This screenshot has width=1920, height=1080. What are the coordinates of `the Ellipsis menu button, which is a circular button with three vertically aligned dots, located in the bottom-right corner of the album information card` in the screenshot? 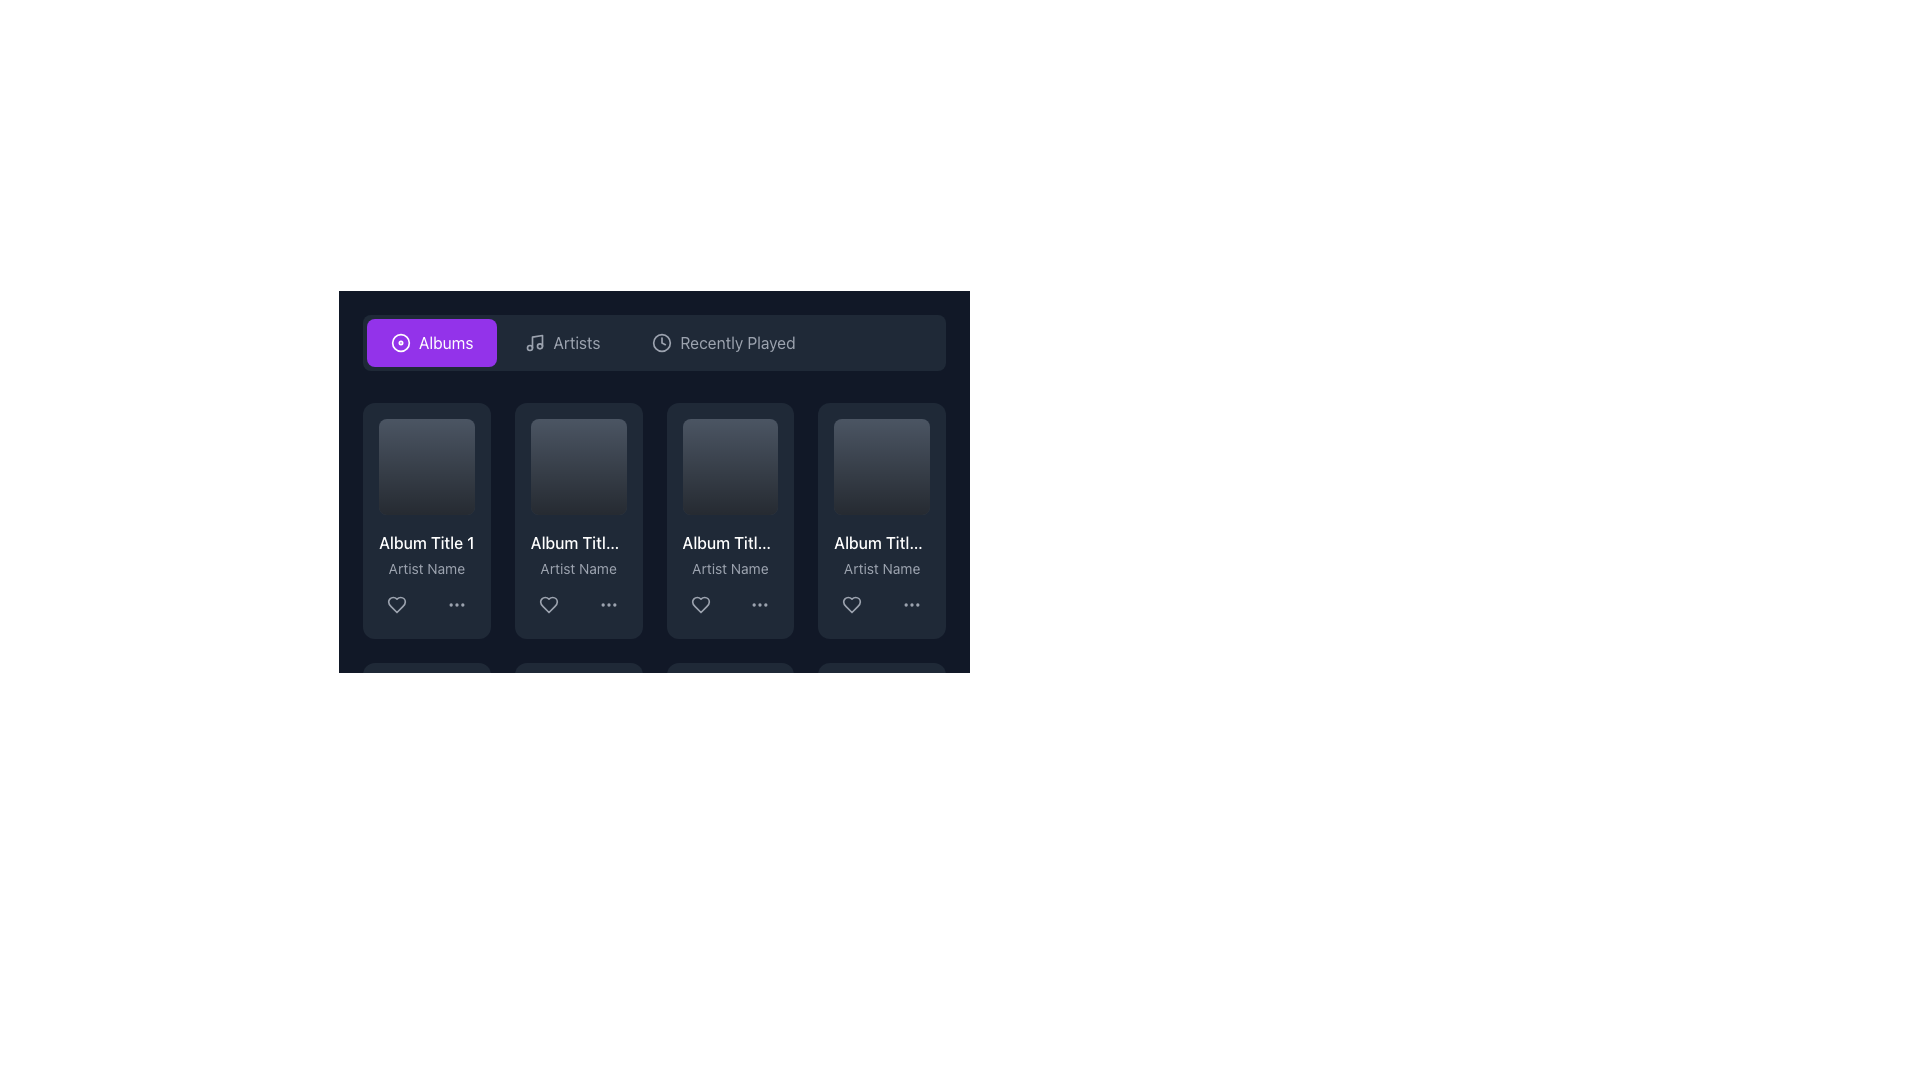 It's located at (607, 603).